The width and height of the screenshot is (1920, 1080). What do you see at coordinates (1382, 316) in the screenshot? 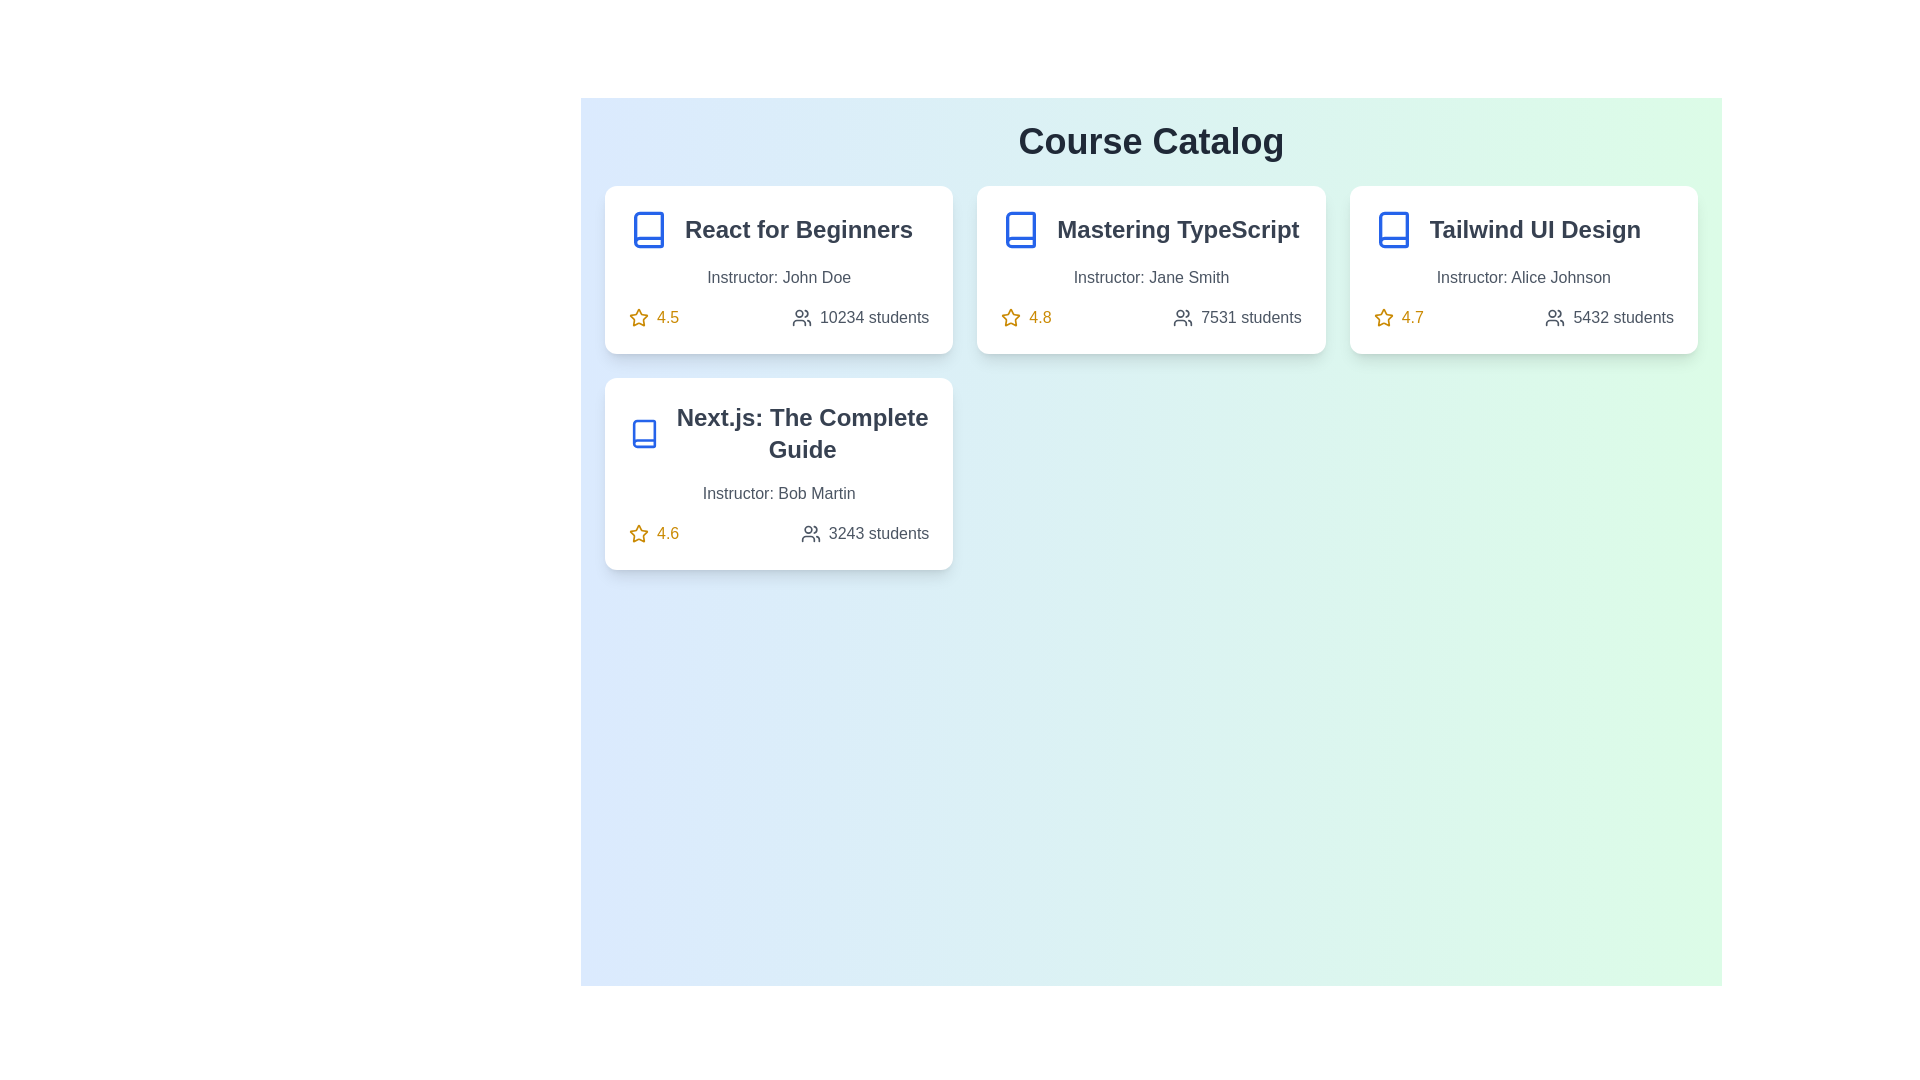
I see `the star icon representing a rating, located to the left of the numeric text '4.7' within the 'Tailwind UI Design' card` at bounding box center [1382, 316].